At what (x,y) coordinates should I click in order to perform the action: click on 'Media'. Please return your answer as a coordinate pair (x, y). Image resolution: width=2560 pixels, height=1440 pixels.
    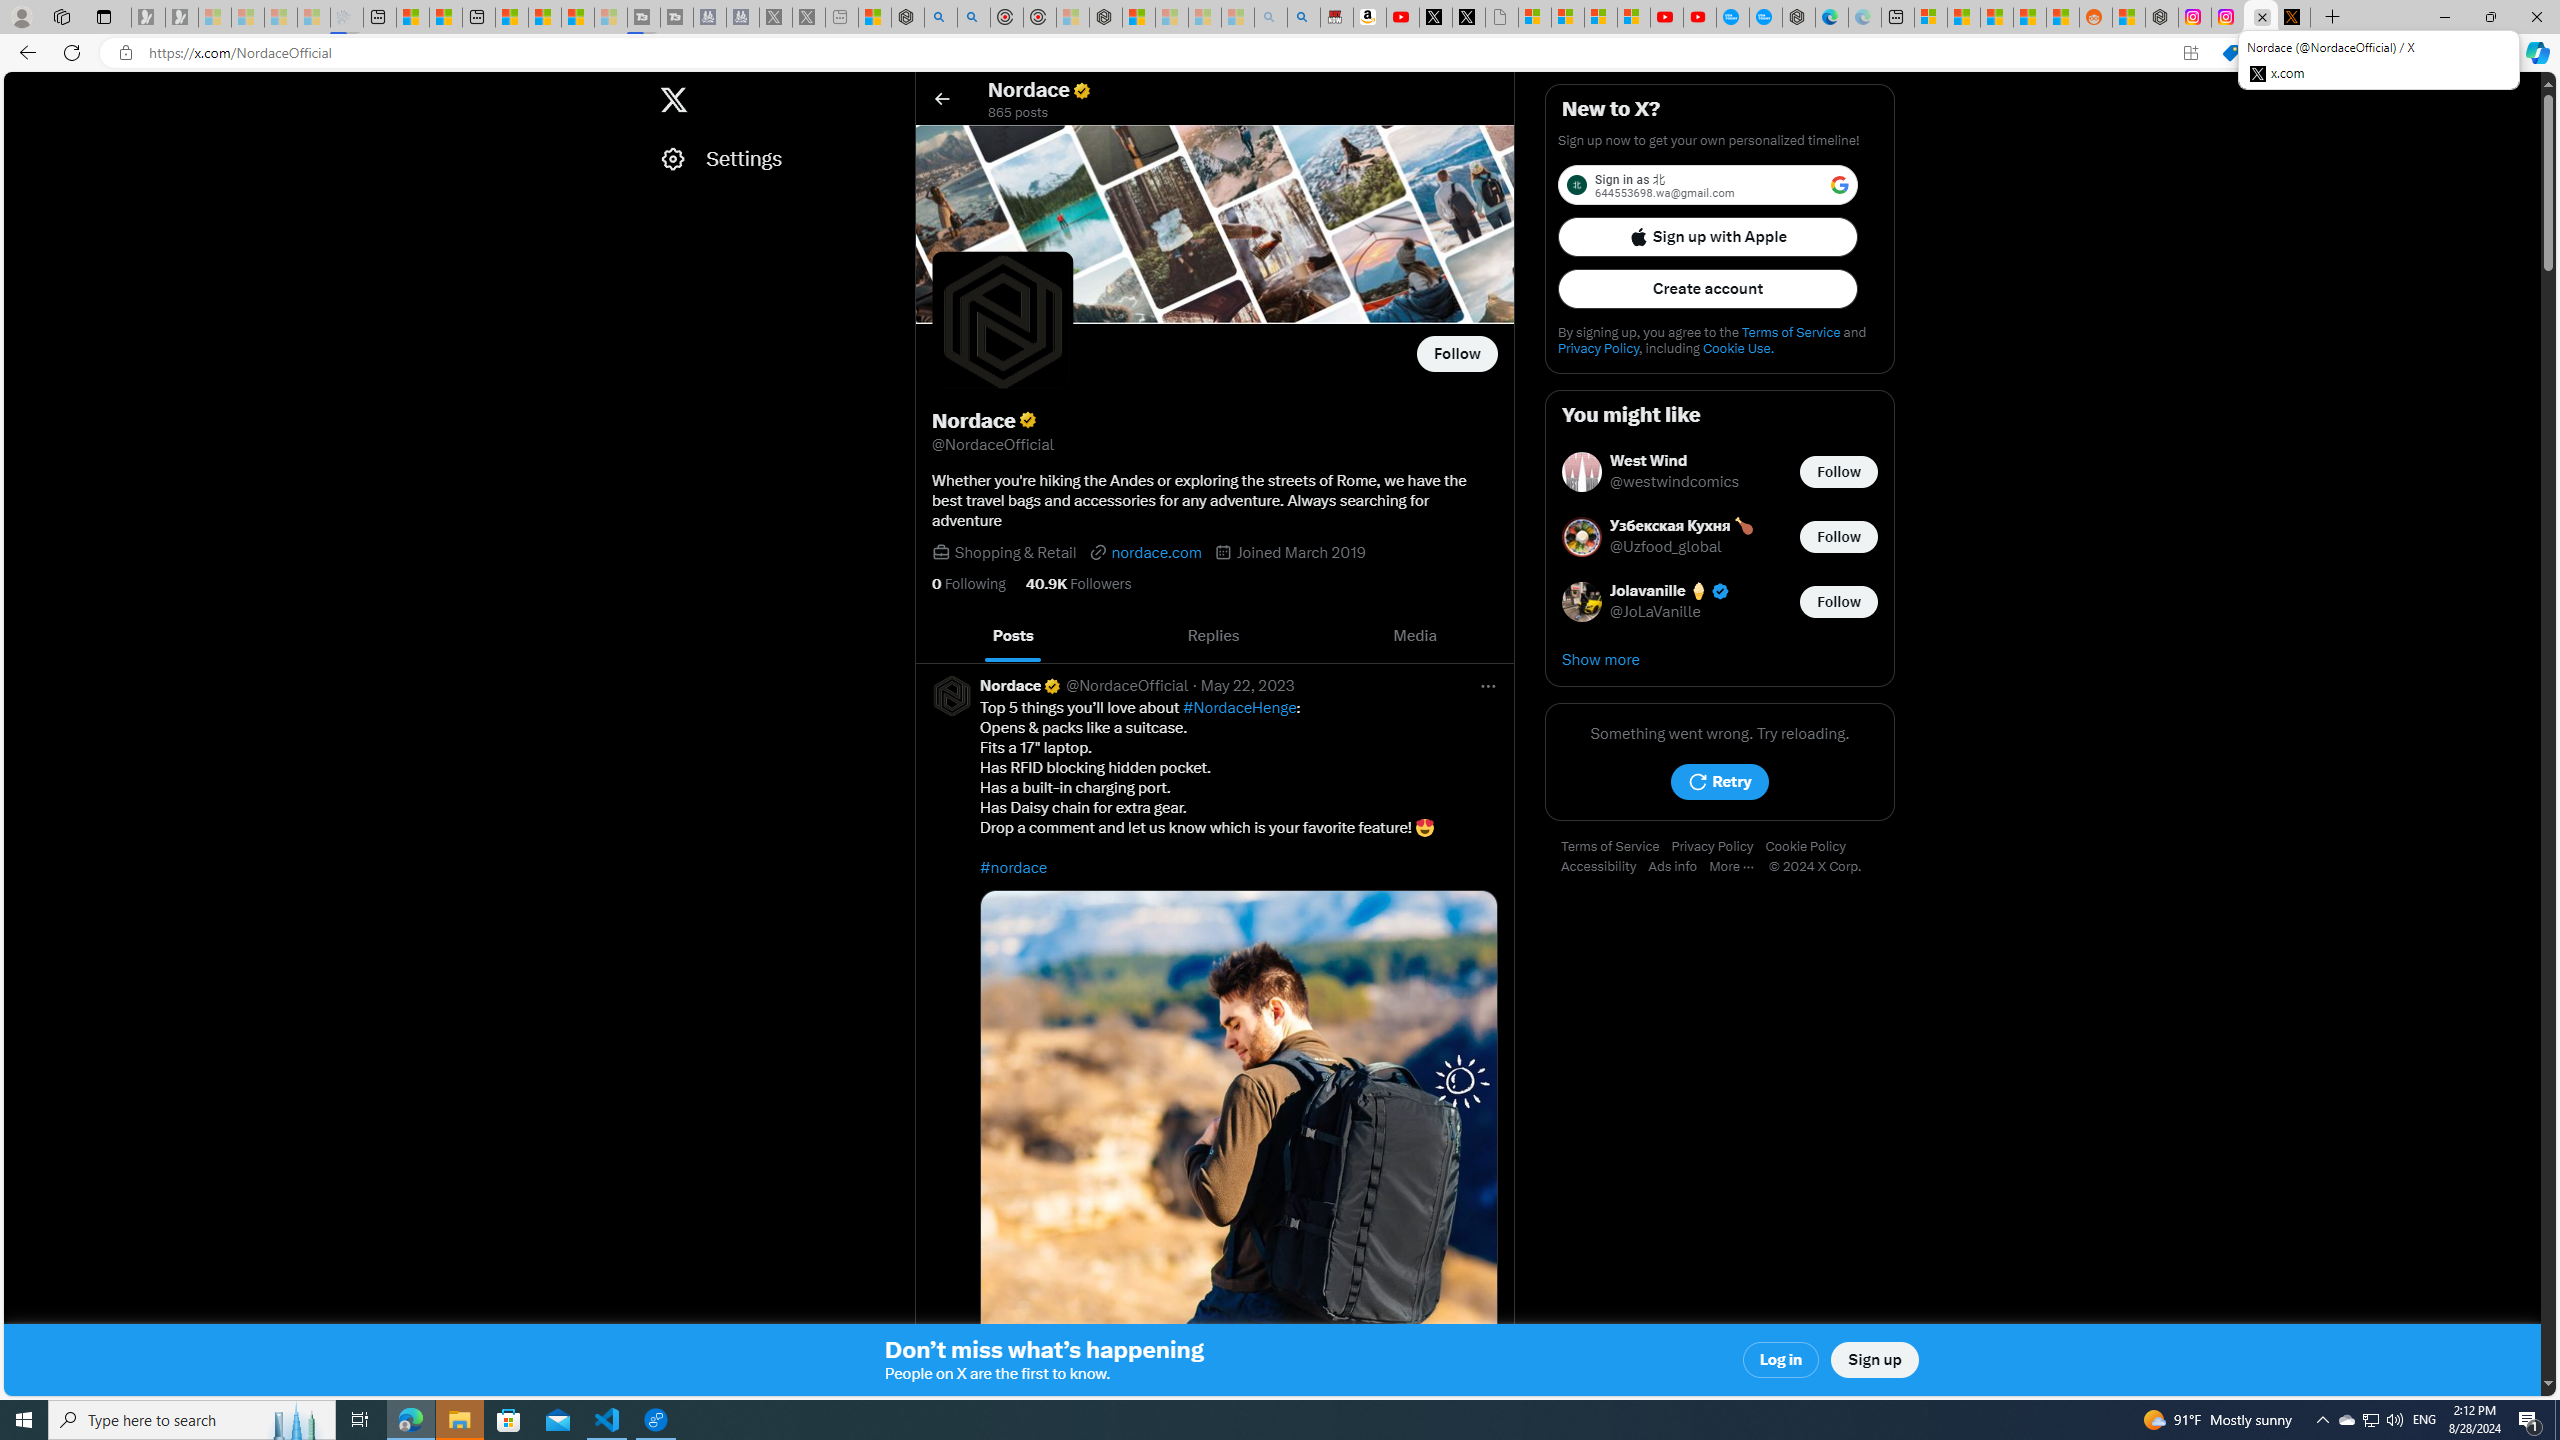
    Looking at the image, I should click on (1414, 635).